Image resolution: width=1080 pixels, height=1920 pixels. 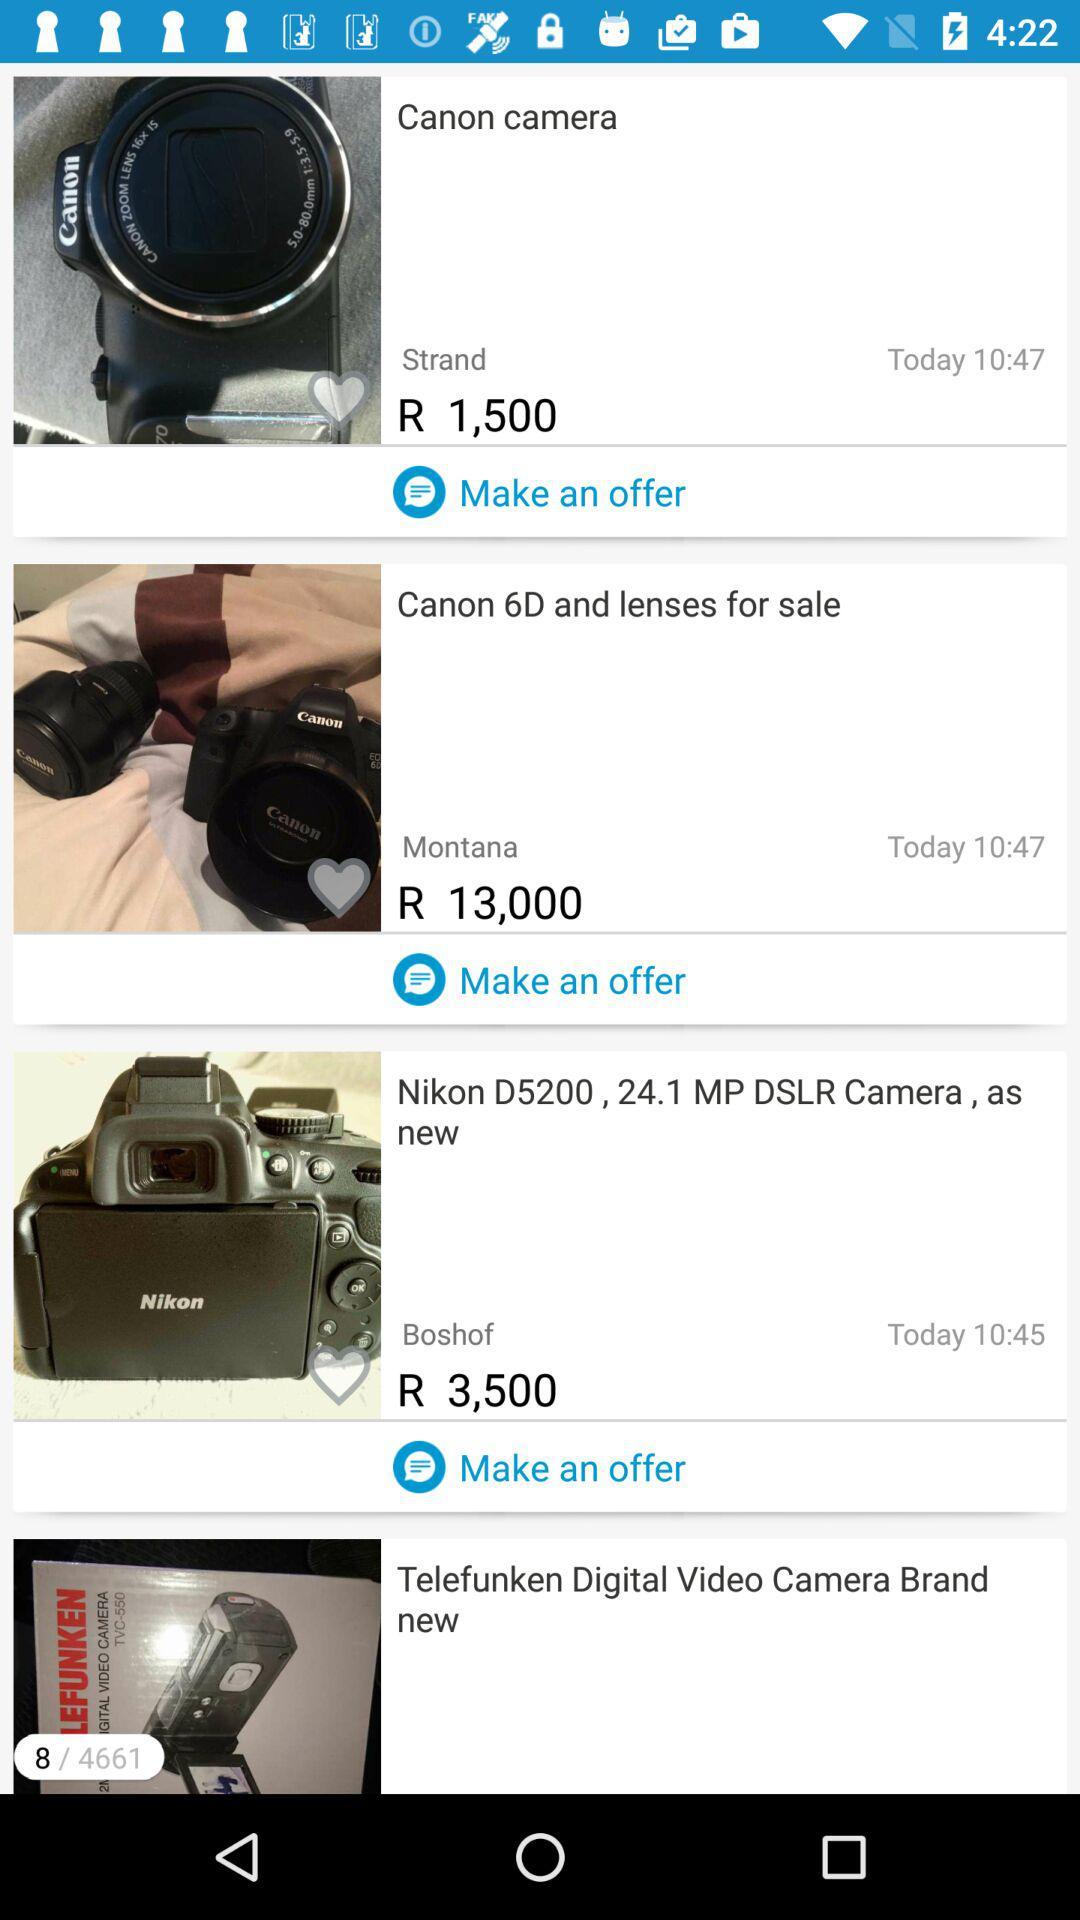 I want to click on compassion and love, so click(x=338, y=401).